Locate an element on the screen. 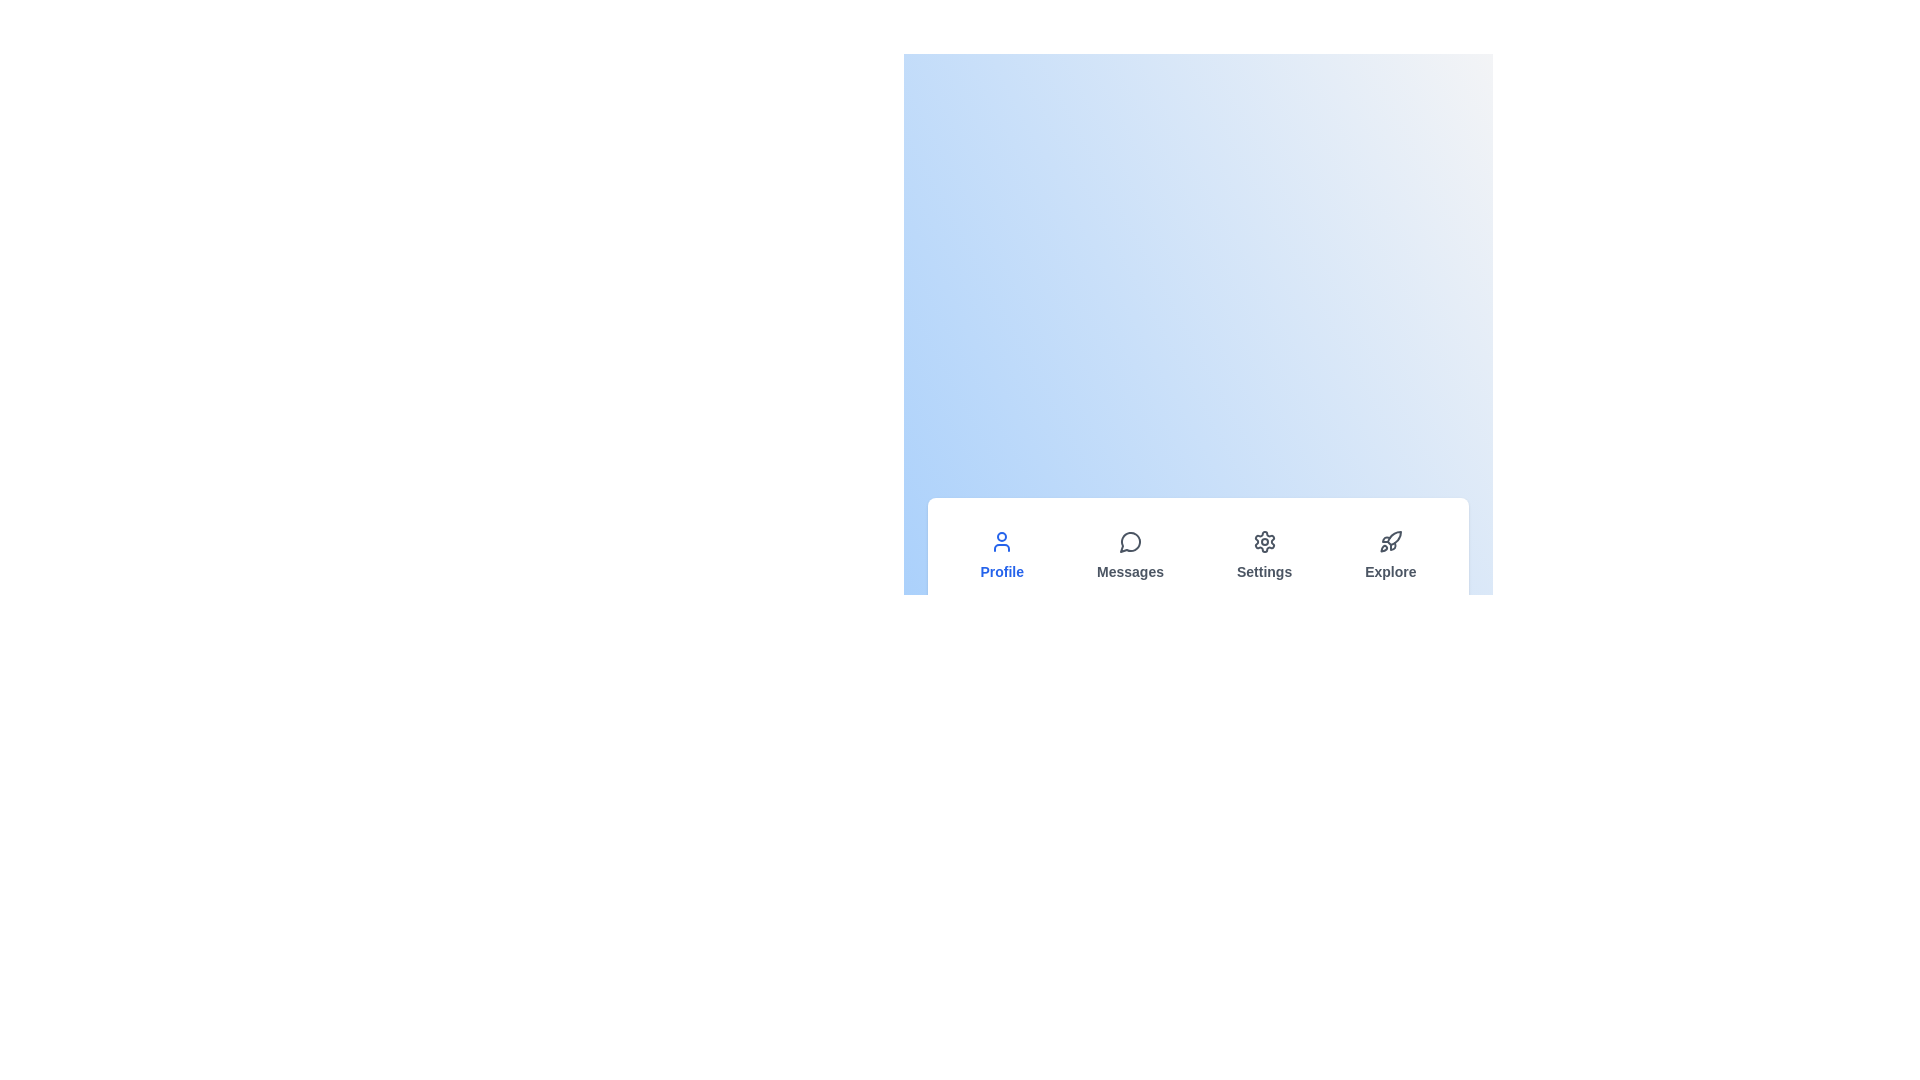 The width and height of the screenshot is (1920, 1080). the tab labeled Profile is located at coordinates (1002, 555).